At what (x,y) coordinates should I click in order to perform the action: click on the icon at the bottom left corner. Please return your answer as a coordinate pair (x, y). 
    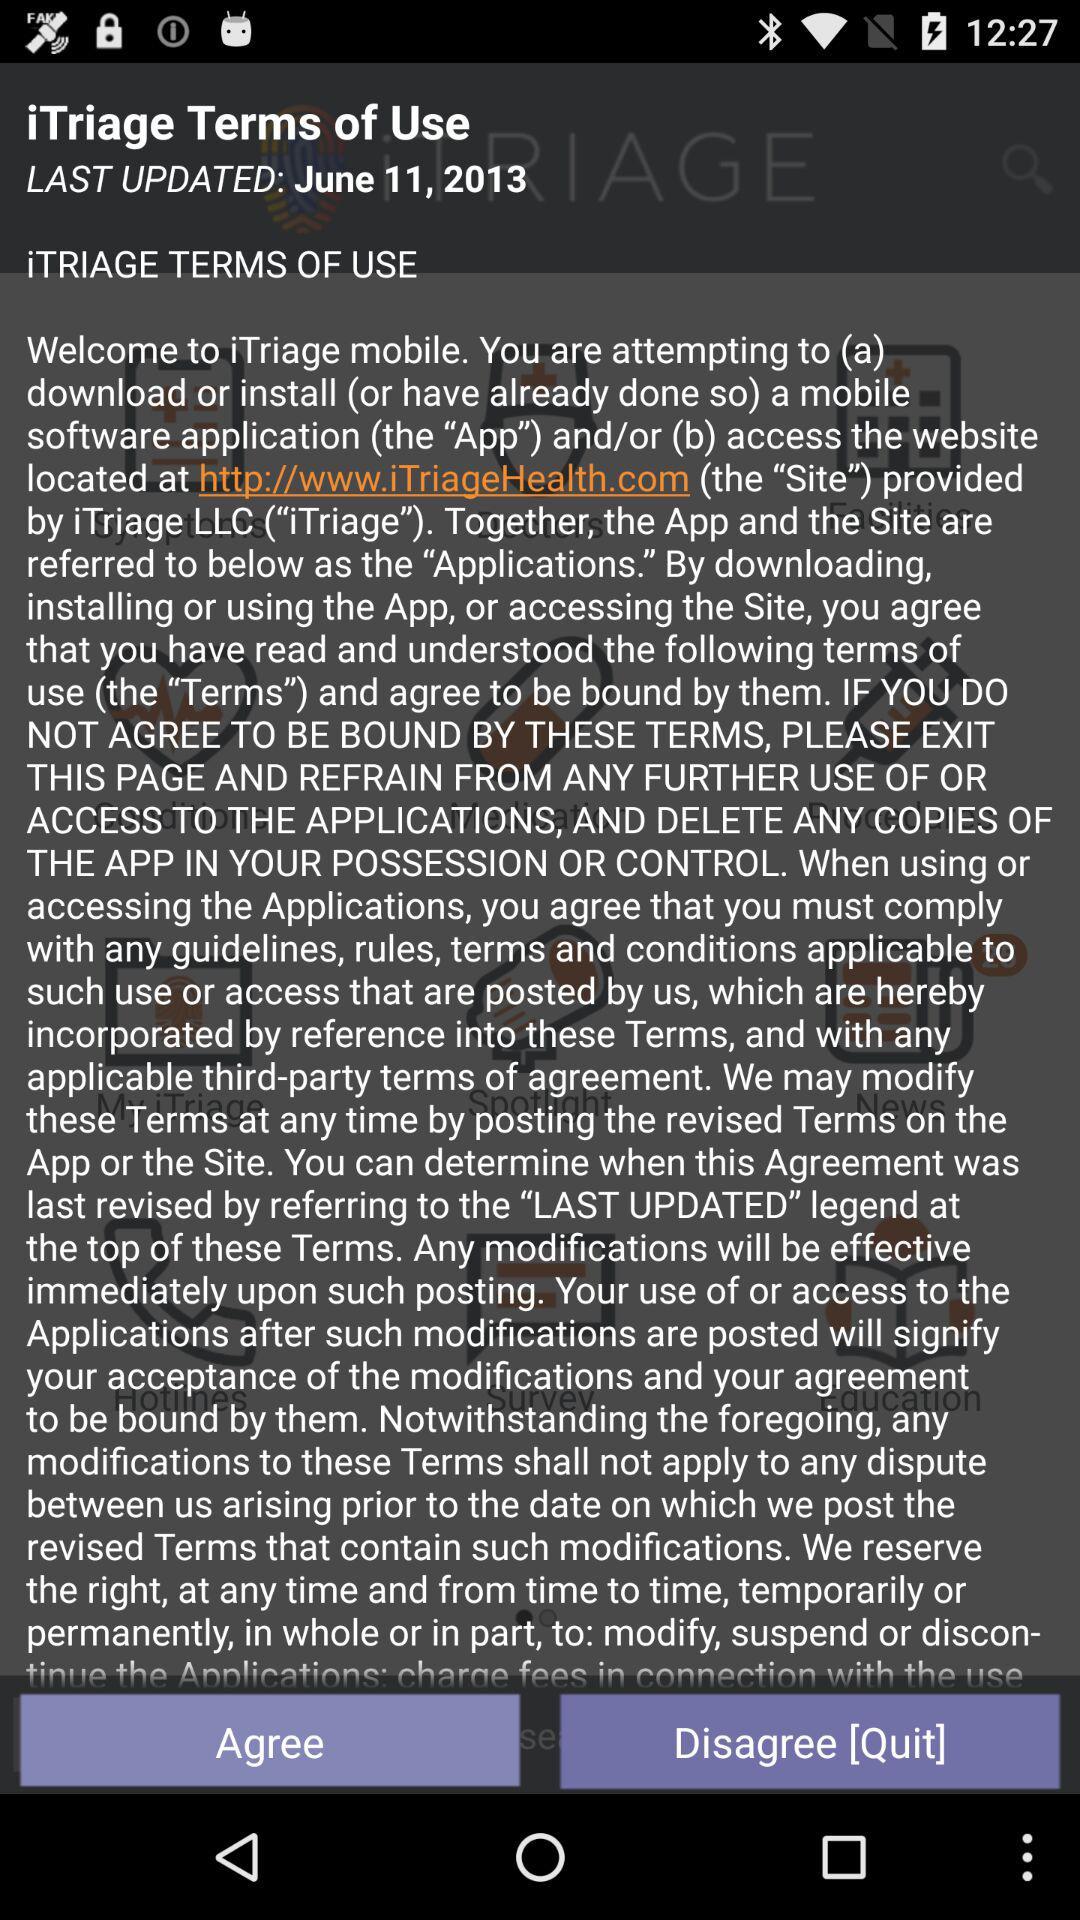
    Looking at the image, I should click on (270, 1740).